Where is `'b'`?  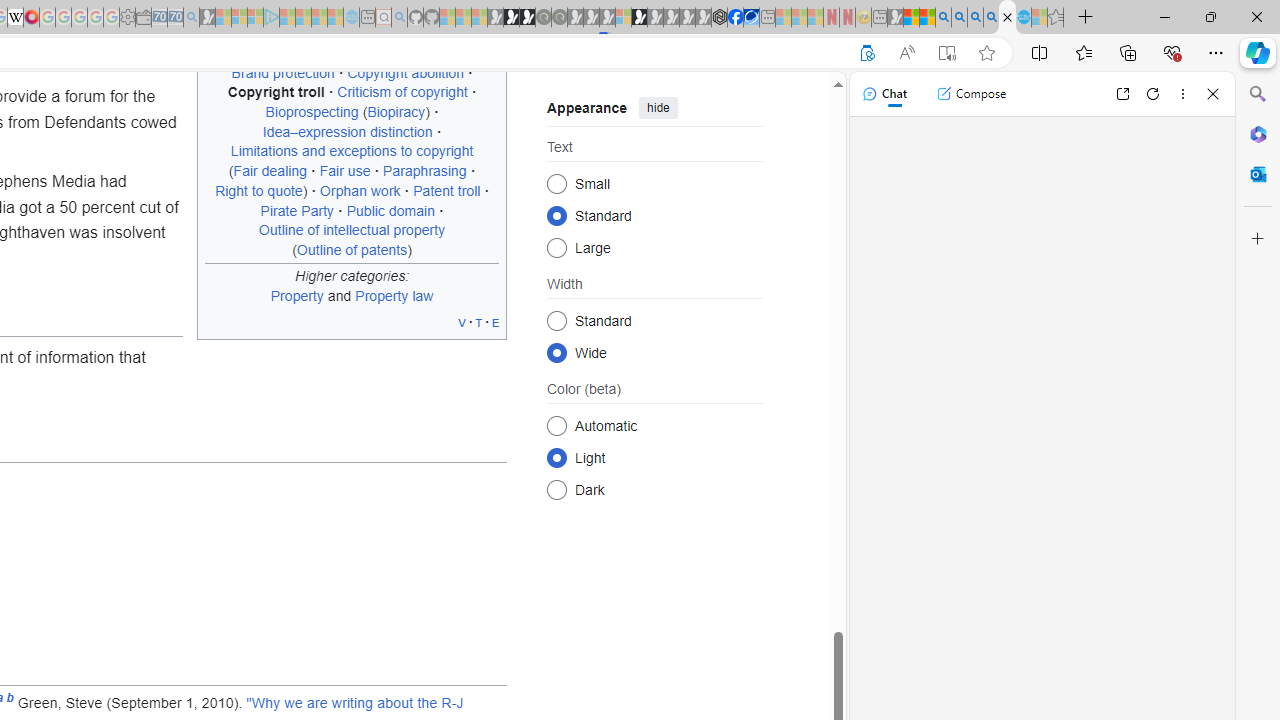
'b' is located at coordinates (10, 702).